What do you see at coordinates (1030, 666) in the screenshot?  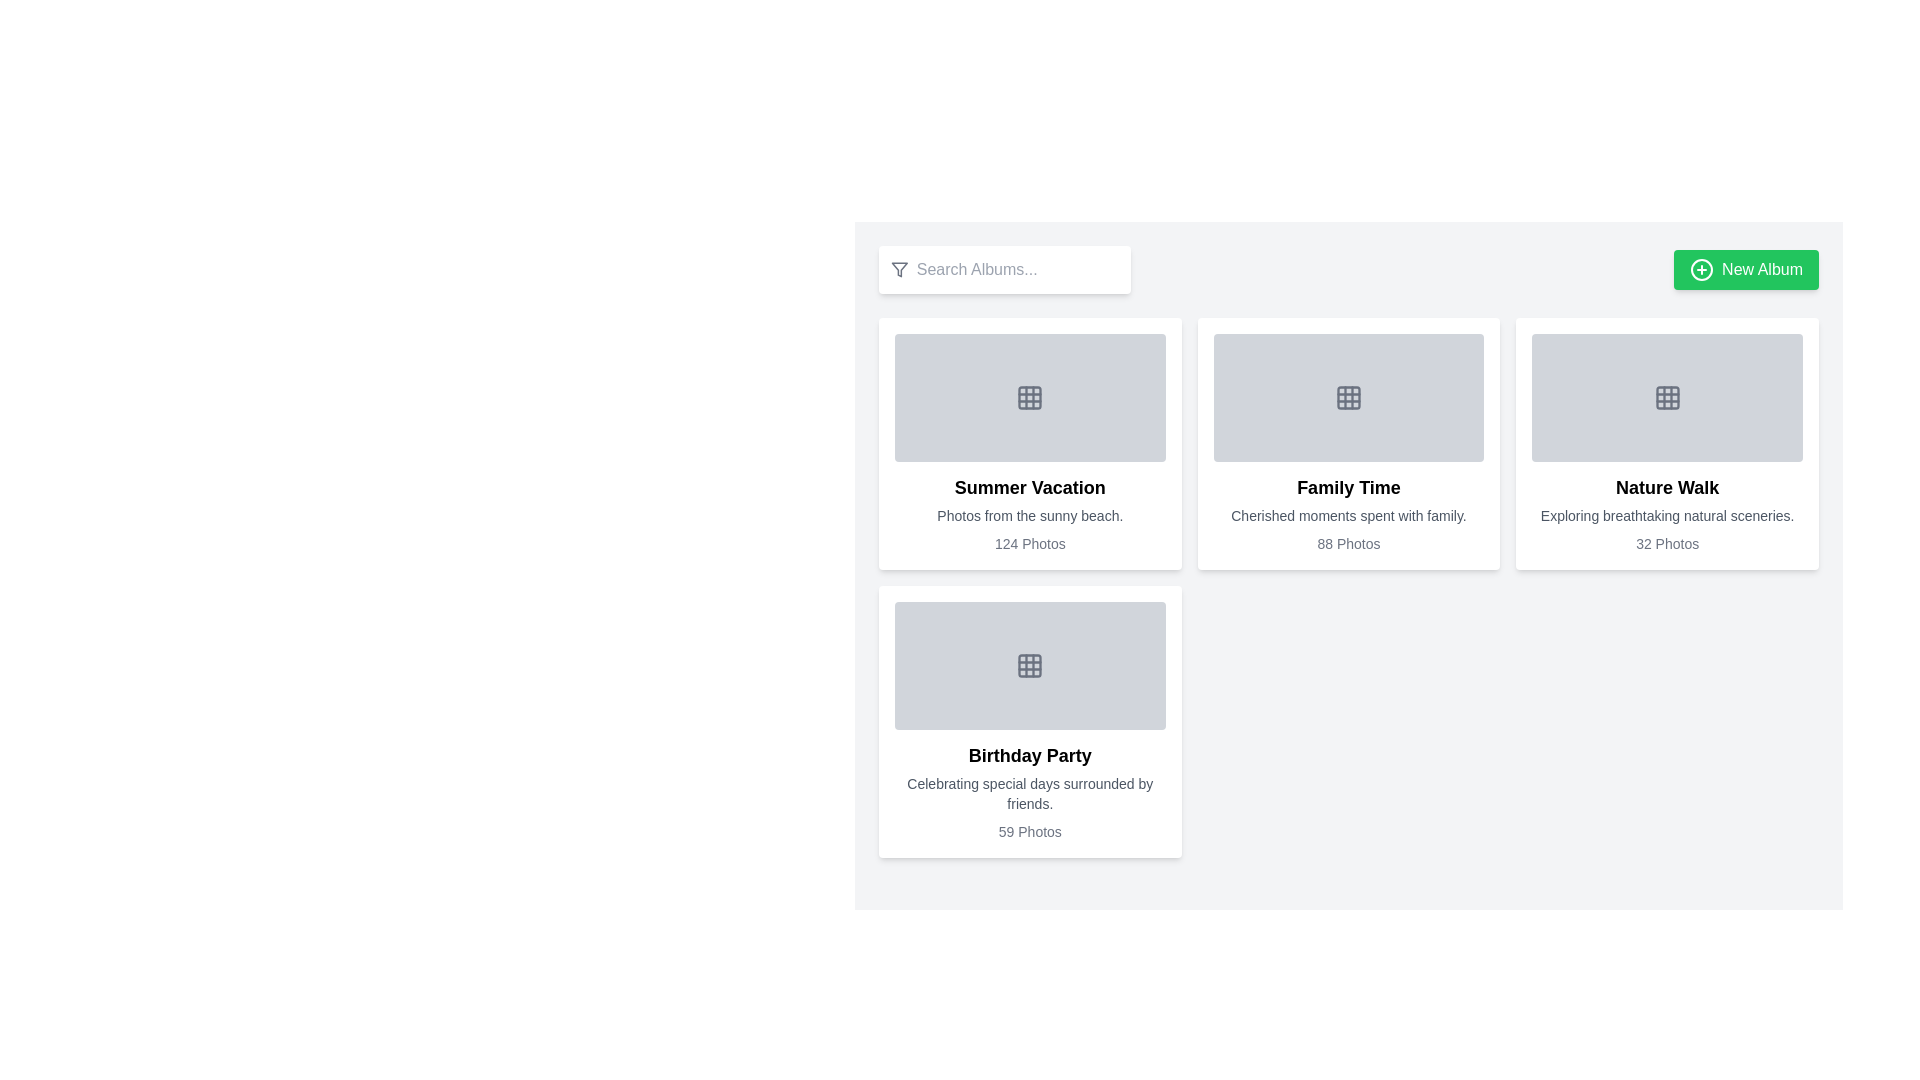 I see `the icon representing the grid or album view located within the 'Birthday Party' card in the bottom-left corner of the 2x2 grid layout` at bounding box center [1030, 666].